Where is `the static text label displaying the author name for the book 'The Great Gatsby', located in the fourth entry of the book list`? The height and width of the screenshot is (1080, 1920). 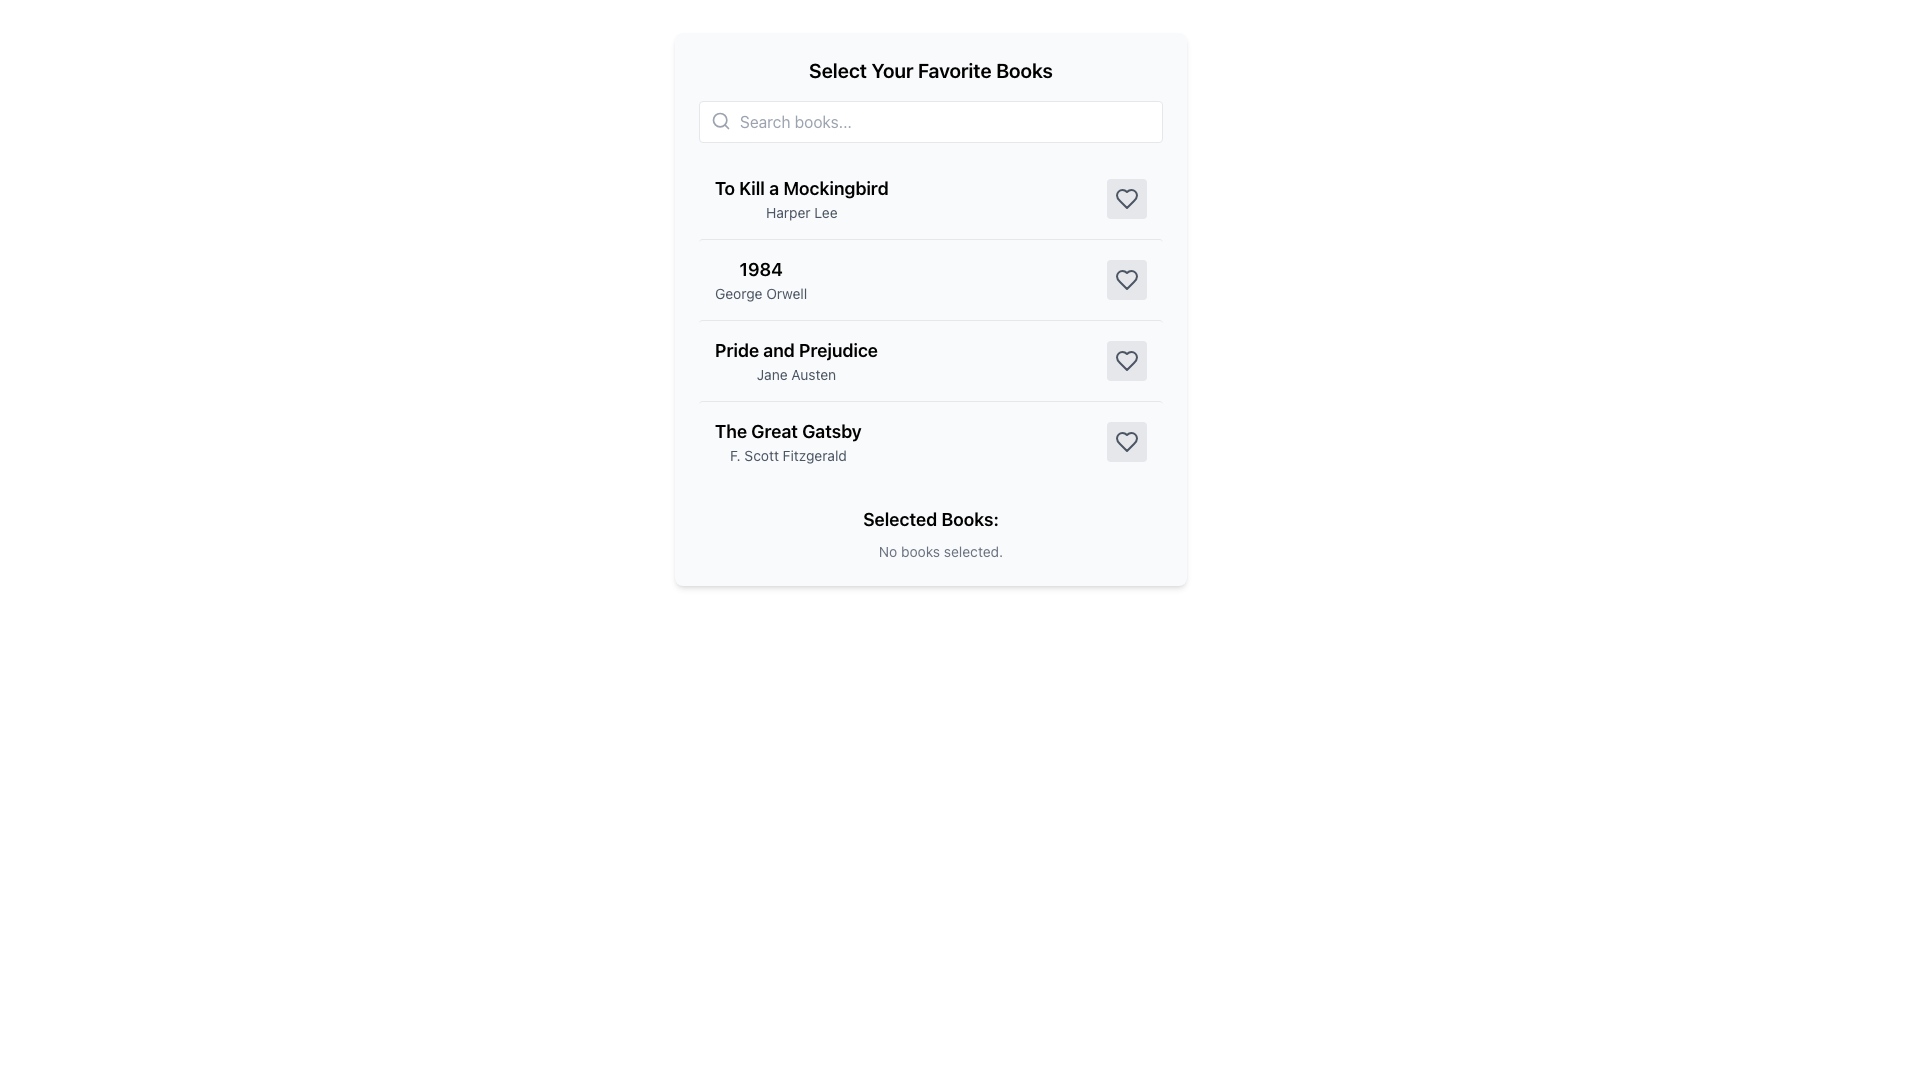
the static text label displaying the author name for the book 'The Great Gatsby', located in the fourth entry of the book list is located at coordinates (787, 455).